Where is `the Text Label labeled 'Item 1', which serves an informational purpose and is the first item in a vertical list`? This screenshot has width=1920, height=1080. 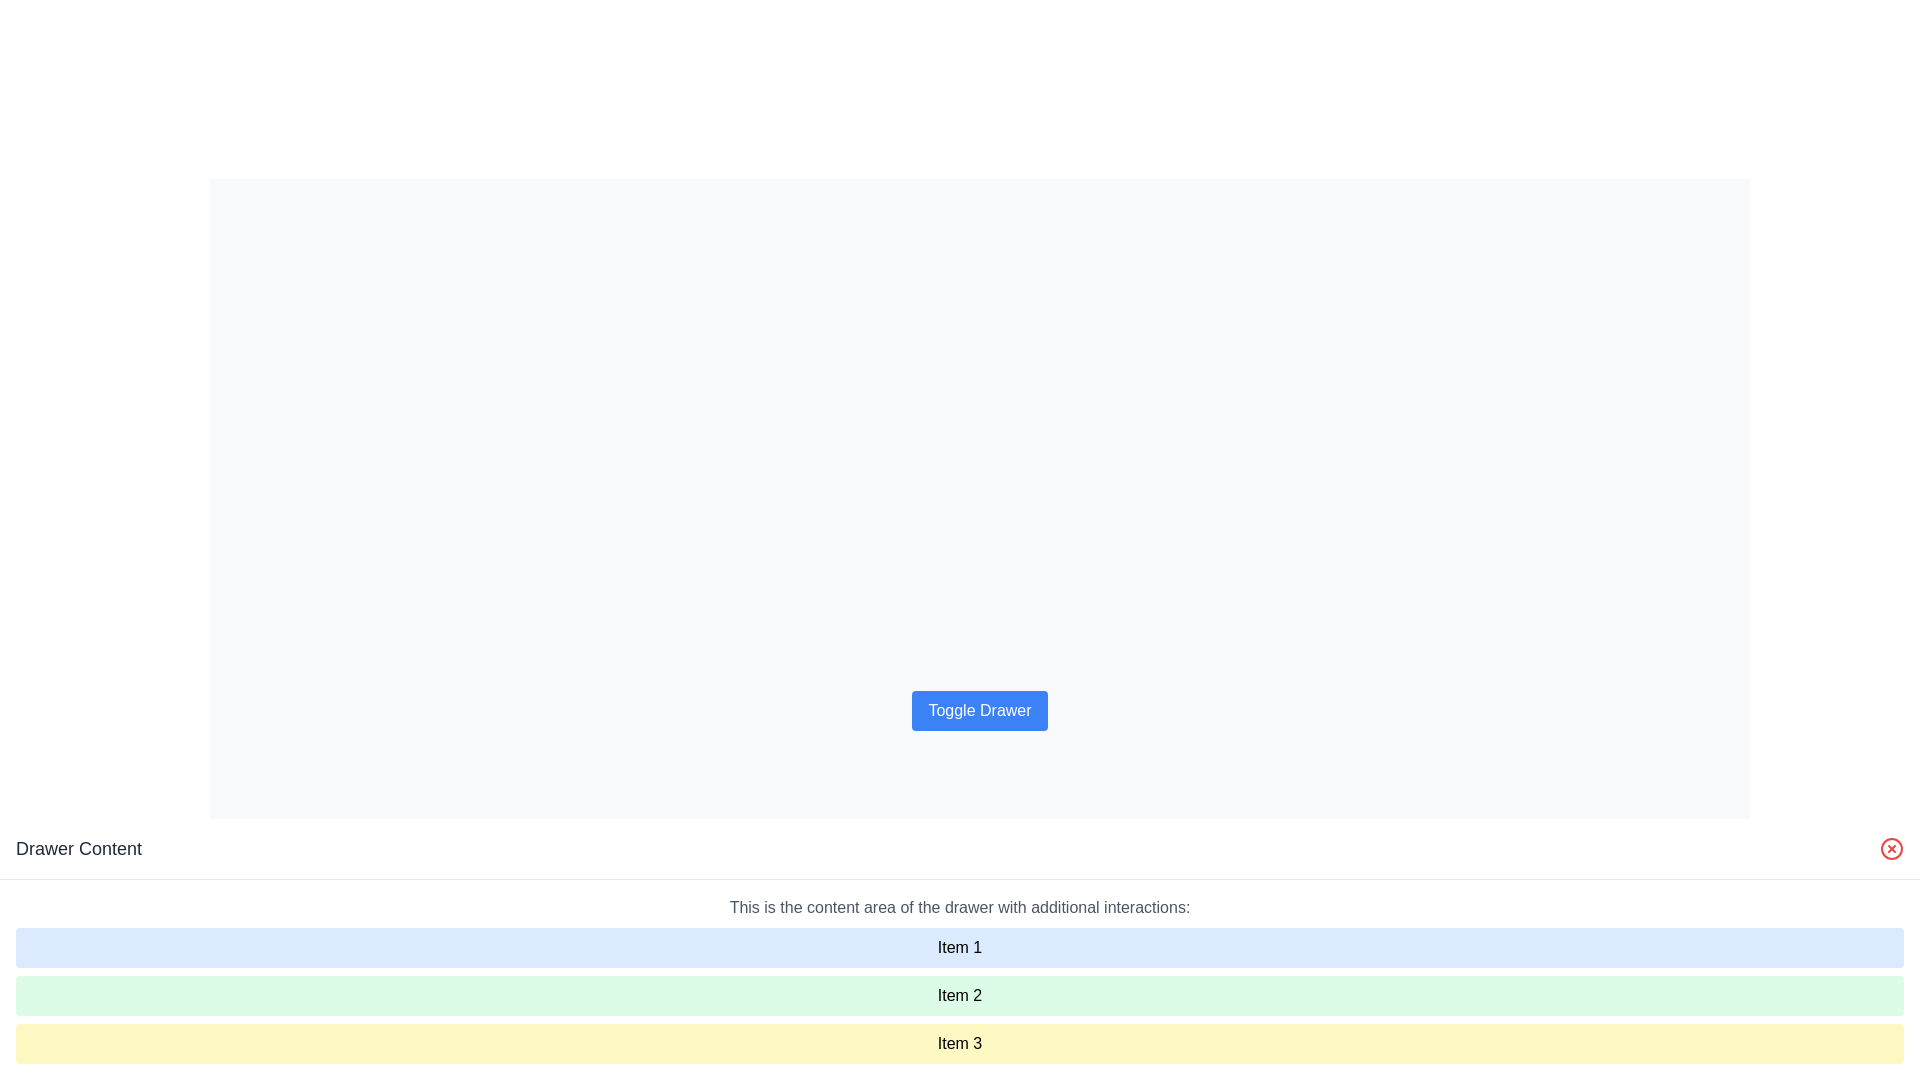
the Text Label labeled 'Item 1', which serves an informational purpose and is the first item in a vertical list is located at coordinates (960, 947).